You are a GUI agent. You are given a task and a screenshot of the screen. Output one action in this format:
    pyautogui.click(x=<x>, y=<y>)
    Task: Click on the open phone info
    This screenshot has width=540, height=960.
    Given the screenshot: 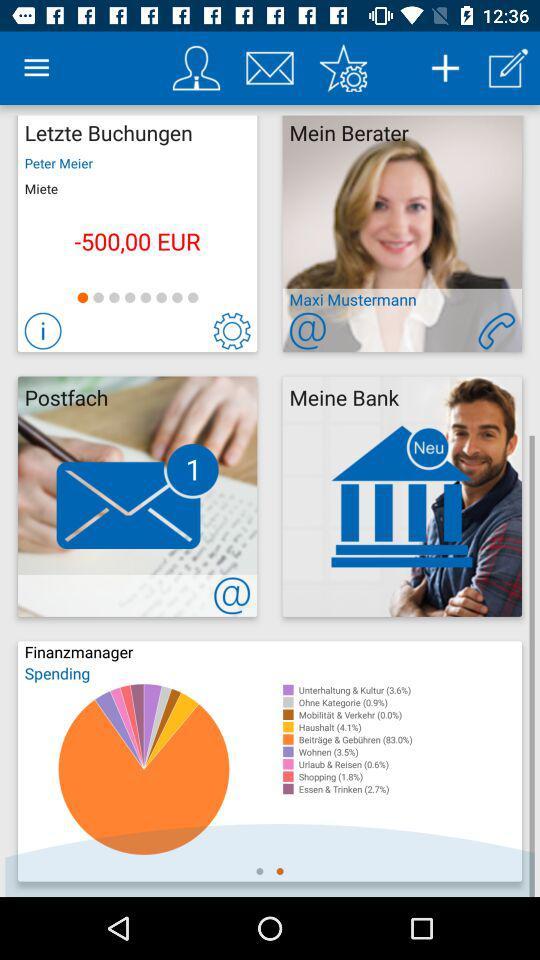 What is the action you would take?
    pyautogui.click(x=495, y=331)
    